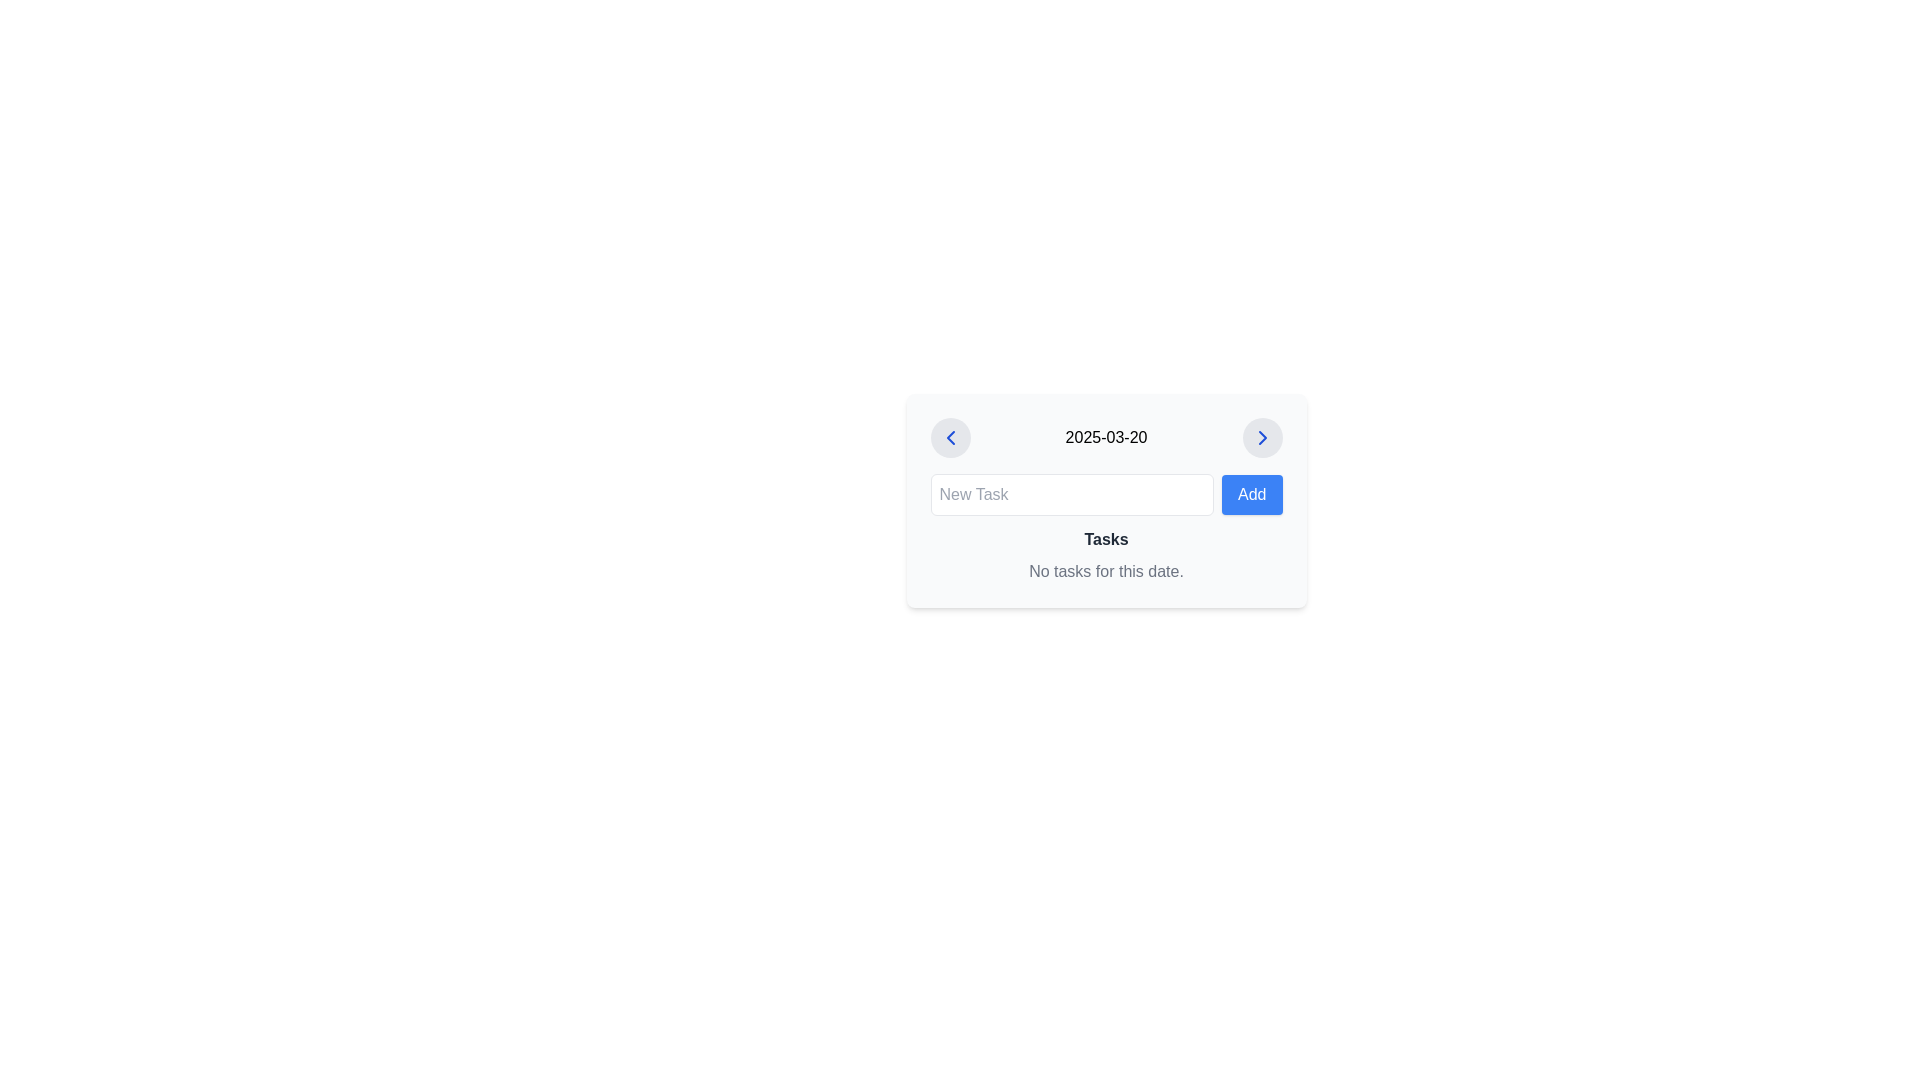  Describe the element at coordinates (1105, 494) in the screenshot. I see `the input field or the 'Add' button located in the horizontal layout beneath the date display '2025-03-20'` at that location.